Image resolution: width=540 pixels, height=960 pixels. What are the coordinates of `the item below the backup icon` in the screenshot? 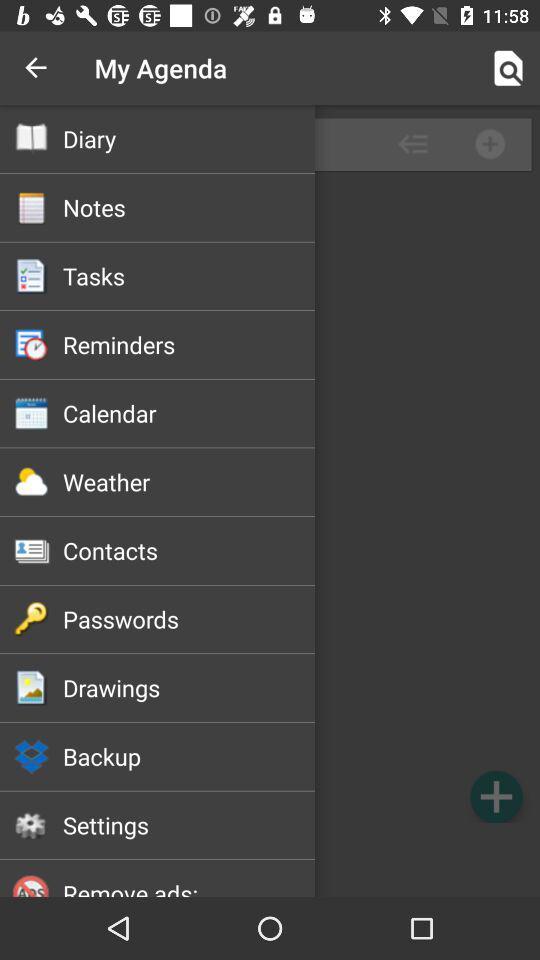 It's located at (189, 825).